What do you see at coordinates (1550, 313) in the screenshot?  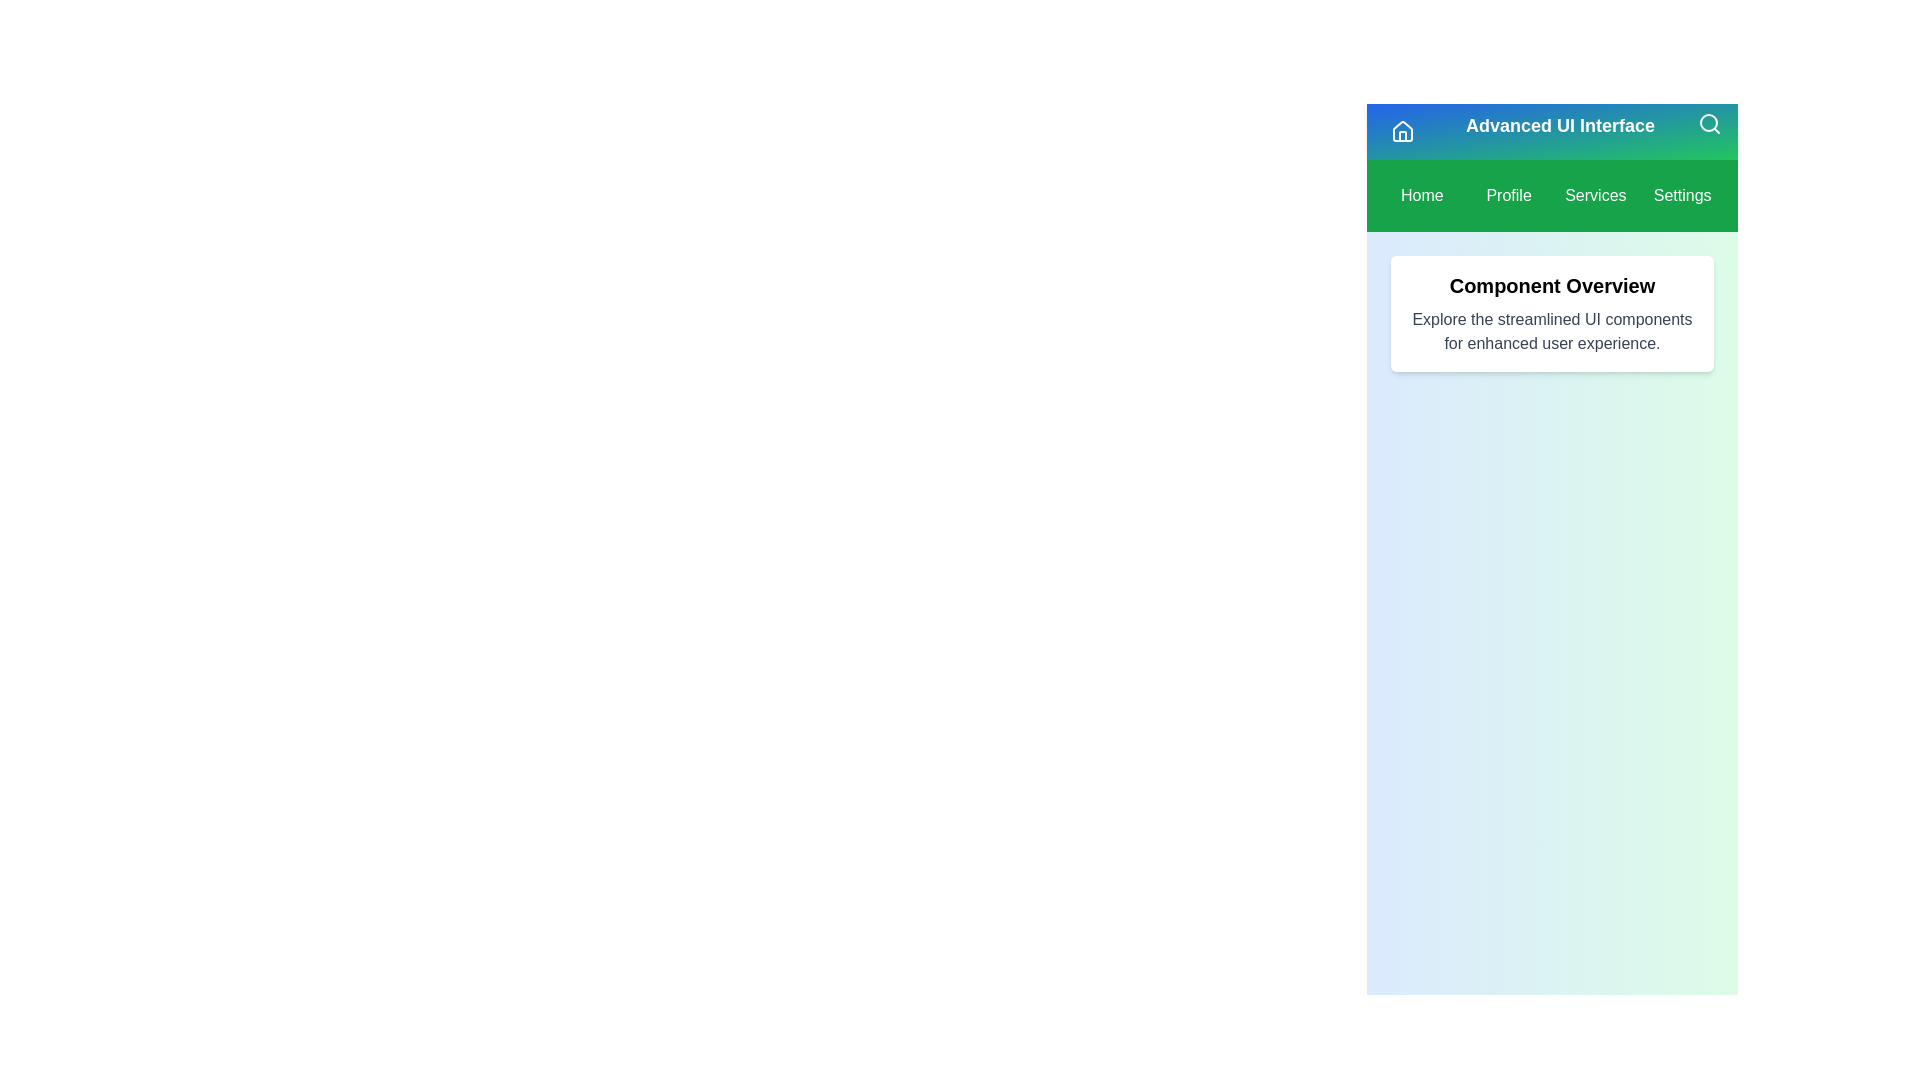 I see `the 'Component Overview' section to focus or highlight it` at bounding box center [1550, 313].